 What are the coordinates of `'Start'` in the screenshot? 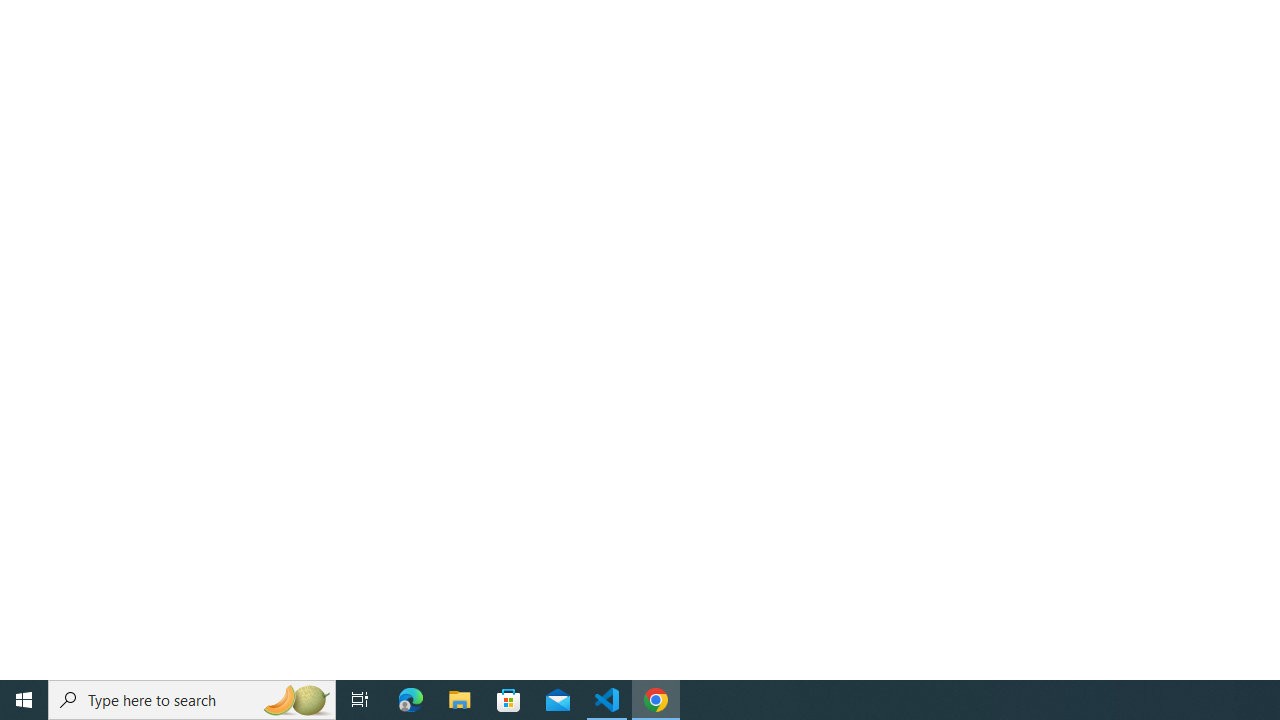 It's located at (24, 698).